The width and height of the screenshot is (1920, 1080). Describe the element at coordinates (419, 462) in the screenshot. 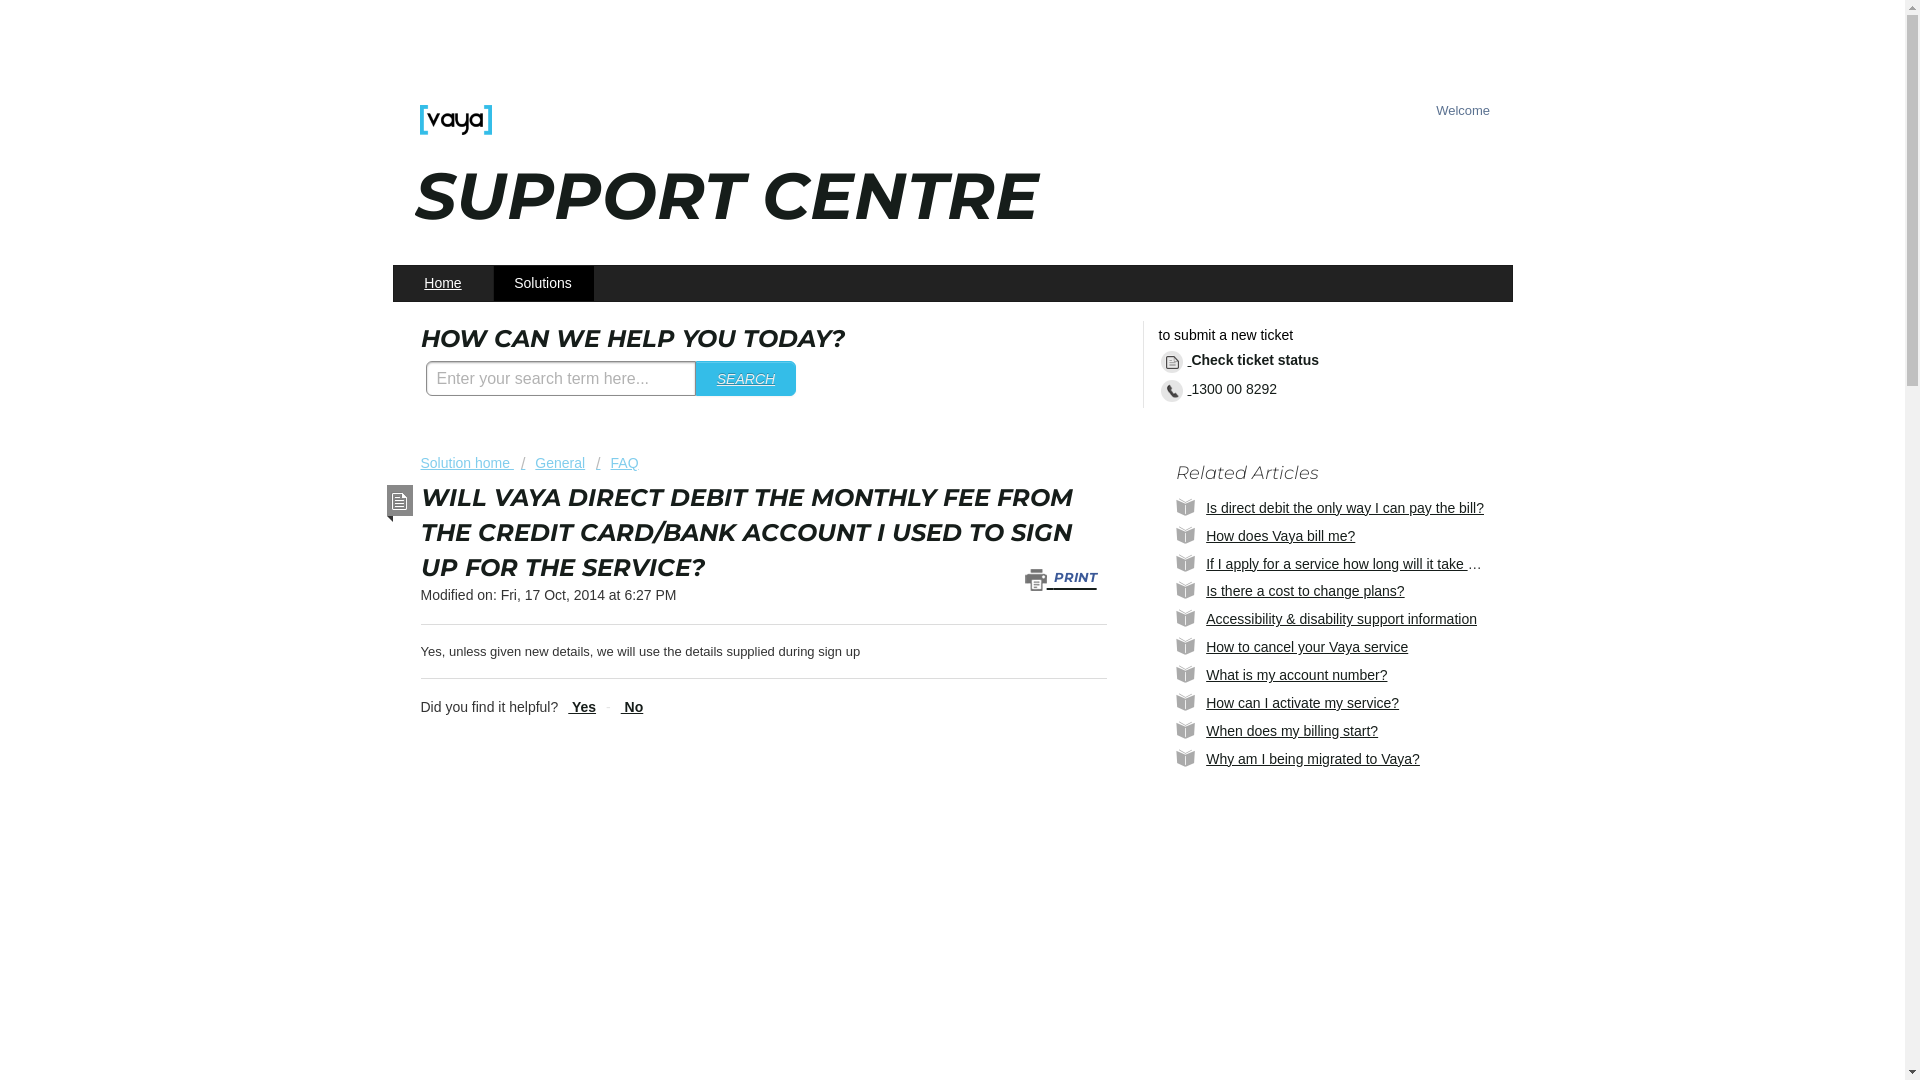

I see `'Solution home'` at that location.